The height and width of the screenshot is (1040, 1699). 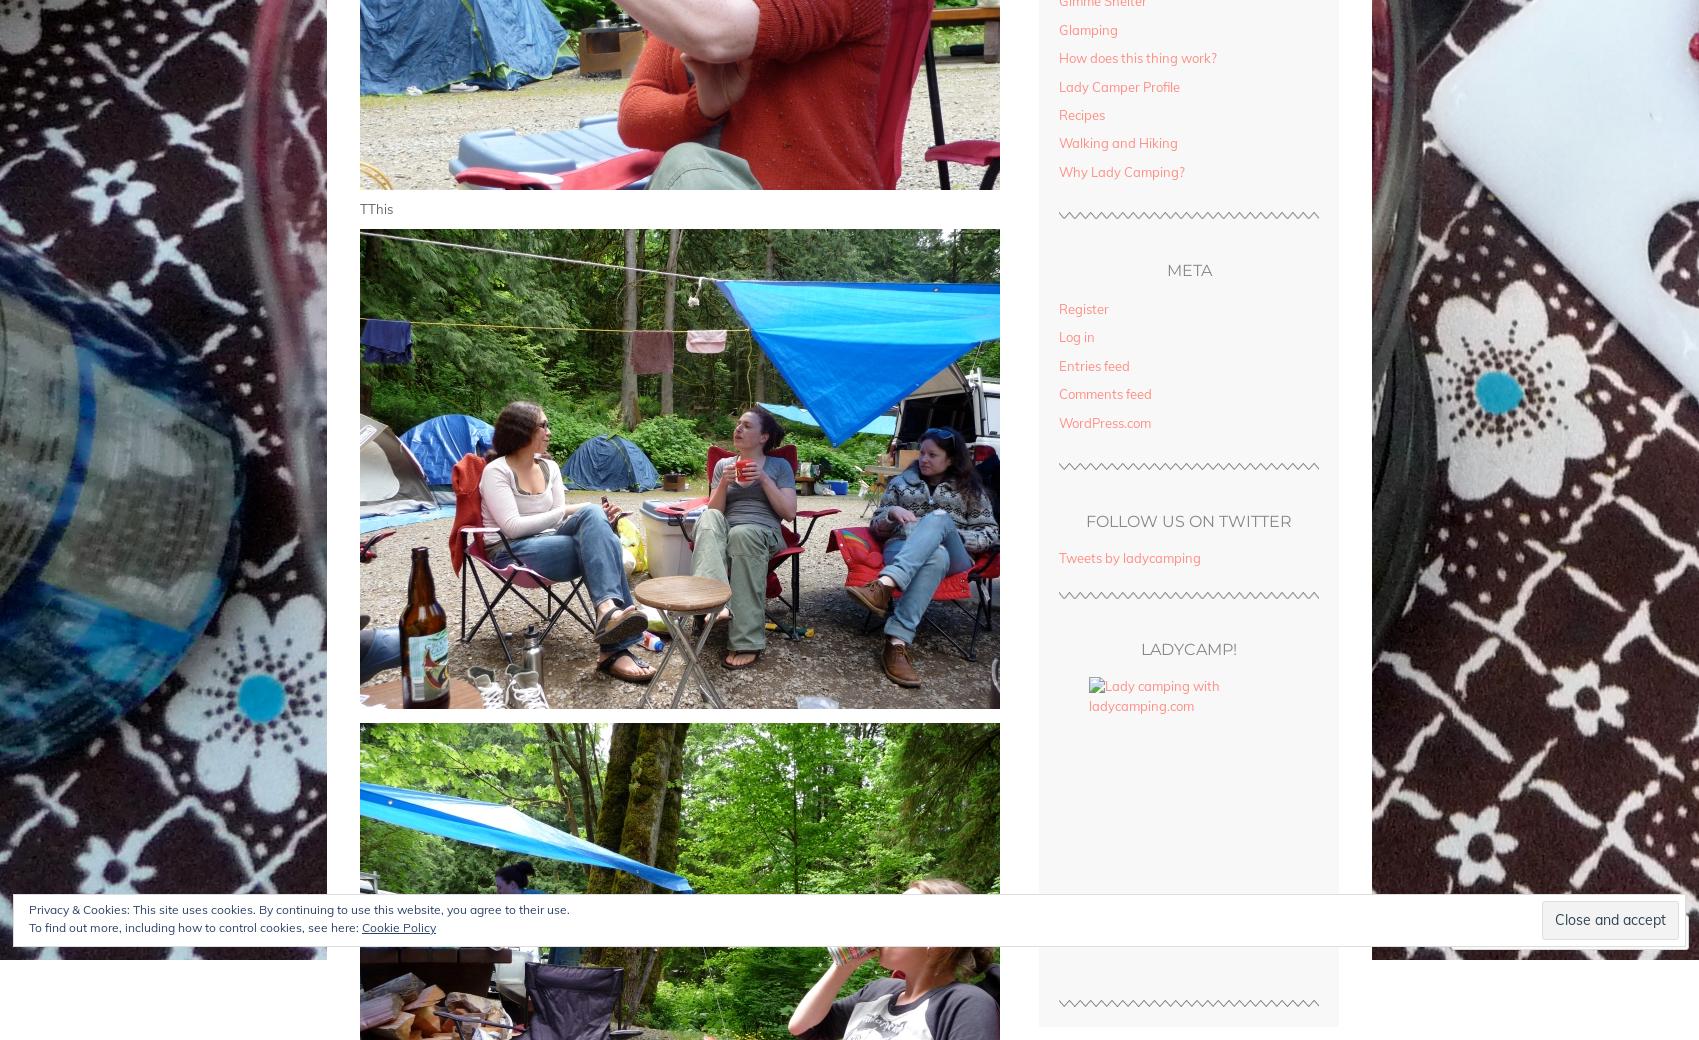 I want to click on 'Lady Camper Profile', so click(x=1118, y=85).